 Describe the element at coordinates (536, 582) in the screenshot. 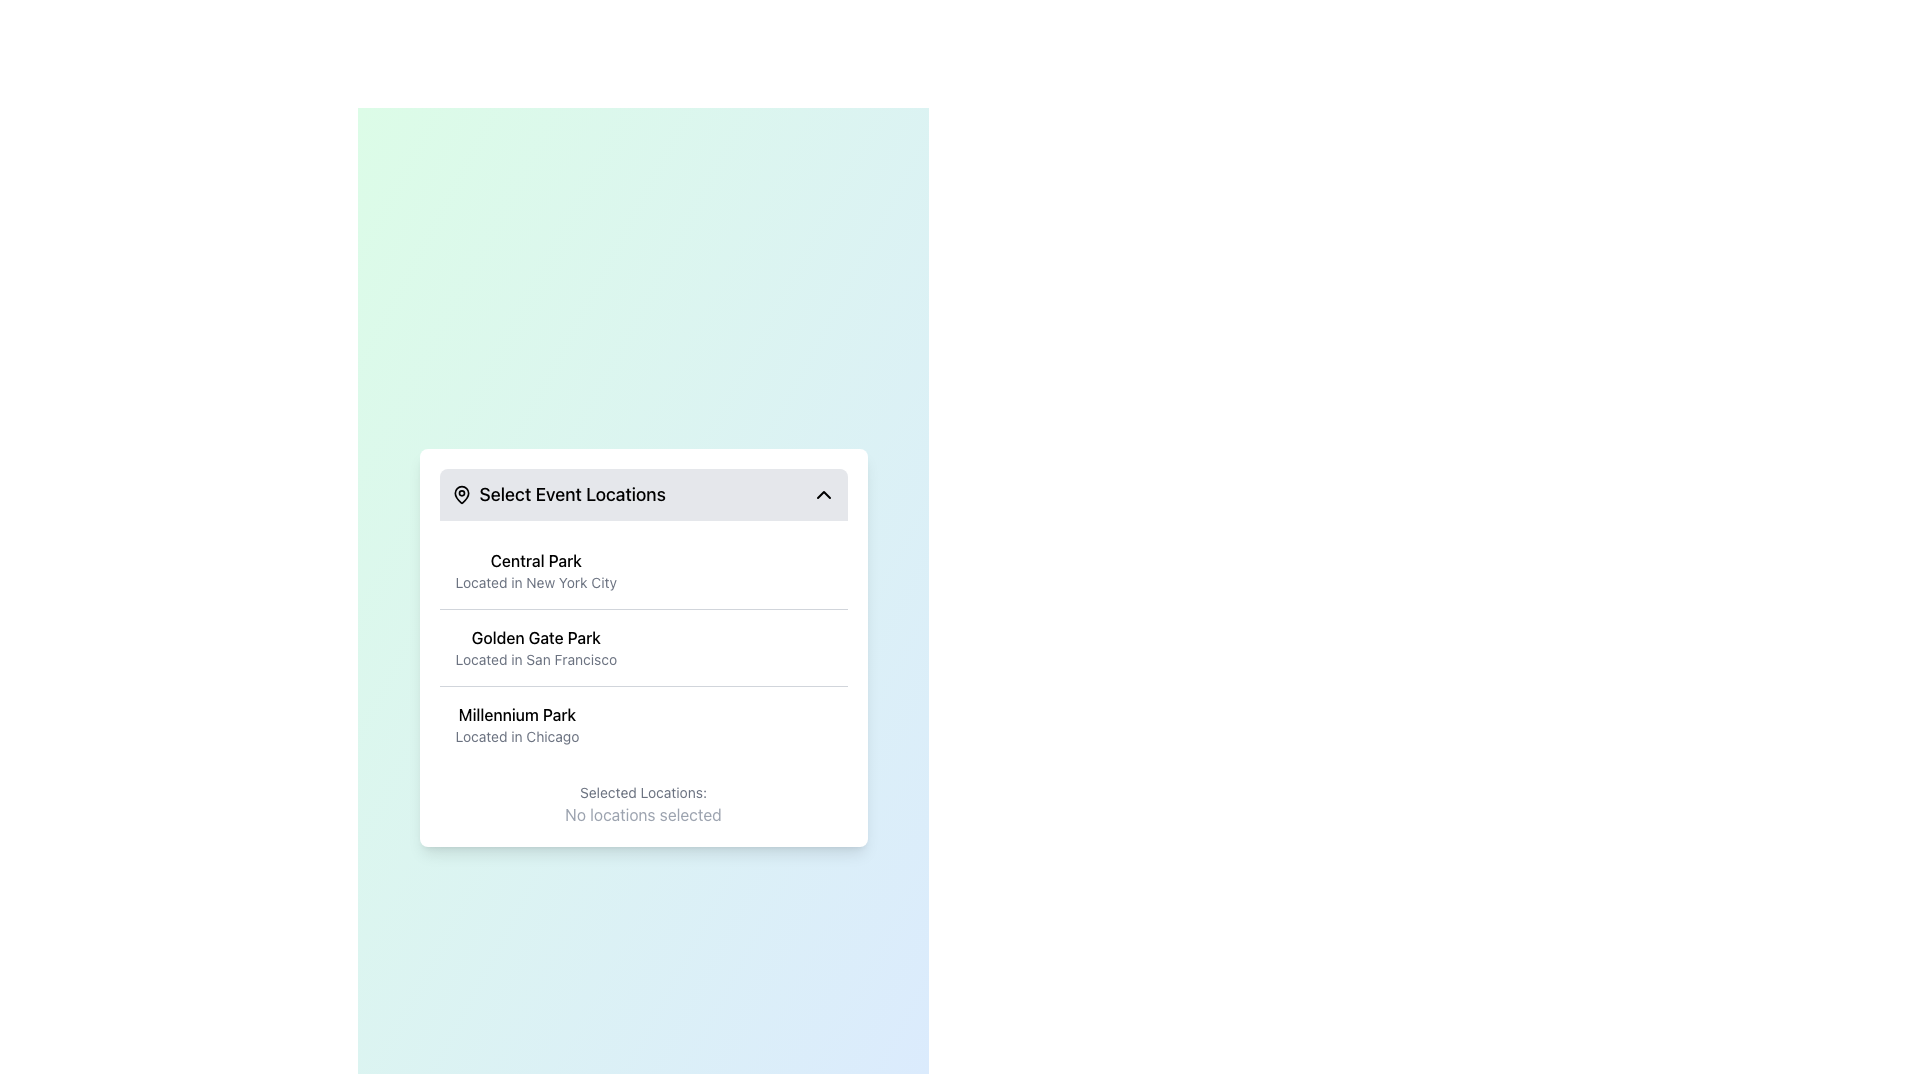

I see `the secondary text element providing additional details about 'Central Park'` at that location.